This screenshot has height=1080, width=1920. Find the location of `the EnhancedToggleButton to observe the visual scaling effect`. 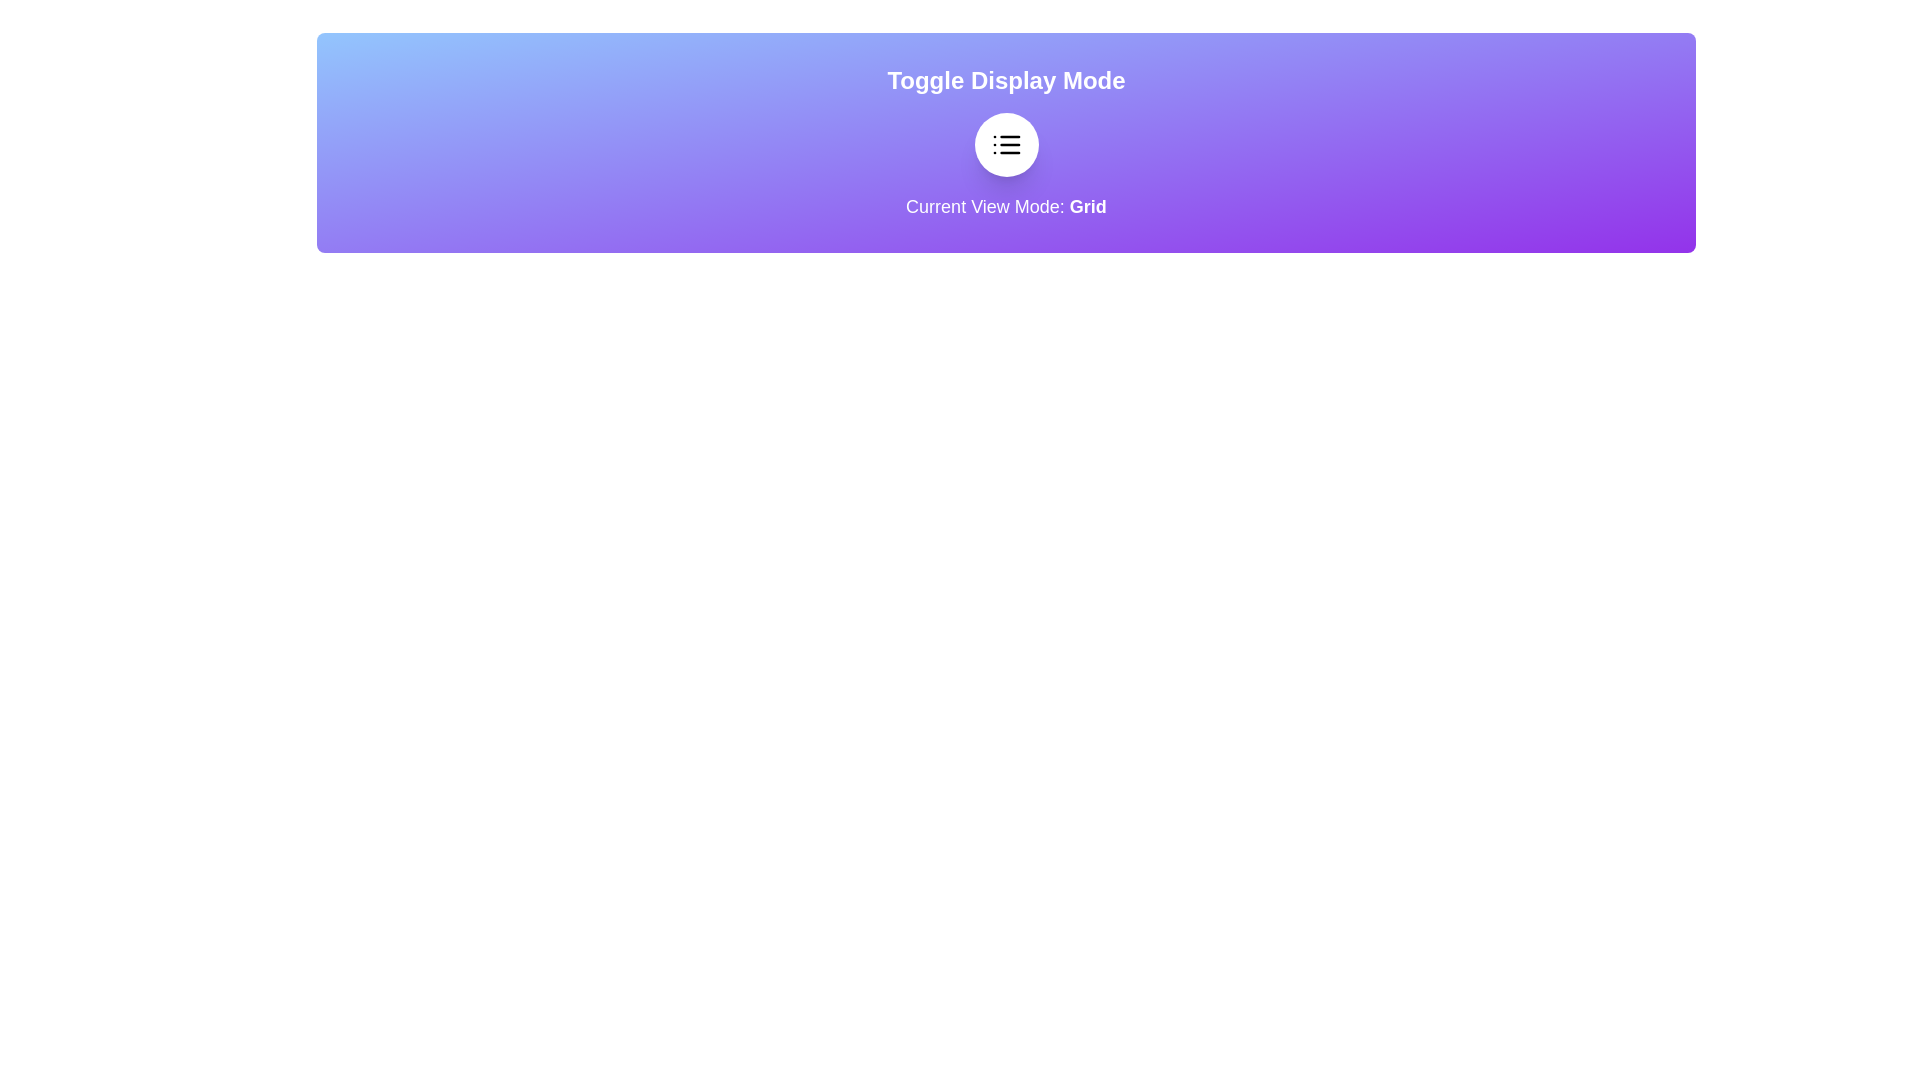

the EnhancedToggleButton to observe the visual scaling effect is located at coordinates (1006, 144).